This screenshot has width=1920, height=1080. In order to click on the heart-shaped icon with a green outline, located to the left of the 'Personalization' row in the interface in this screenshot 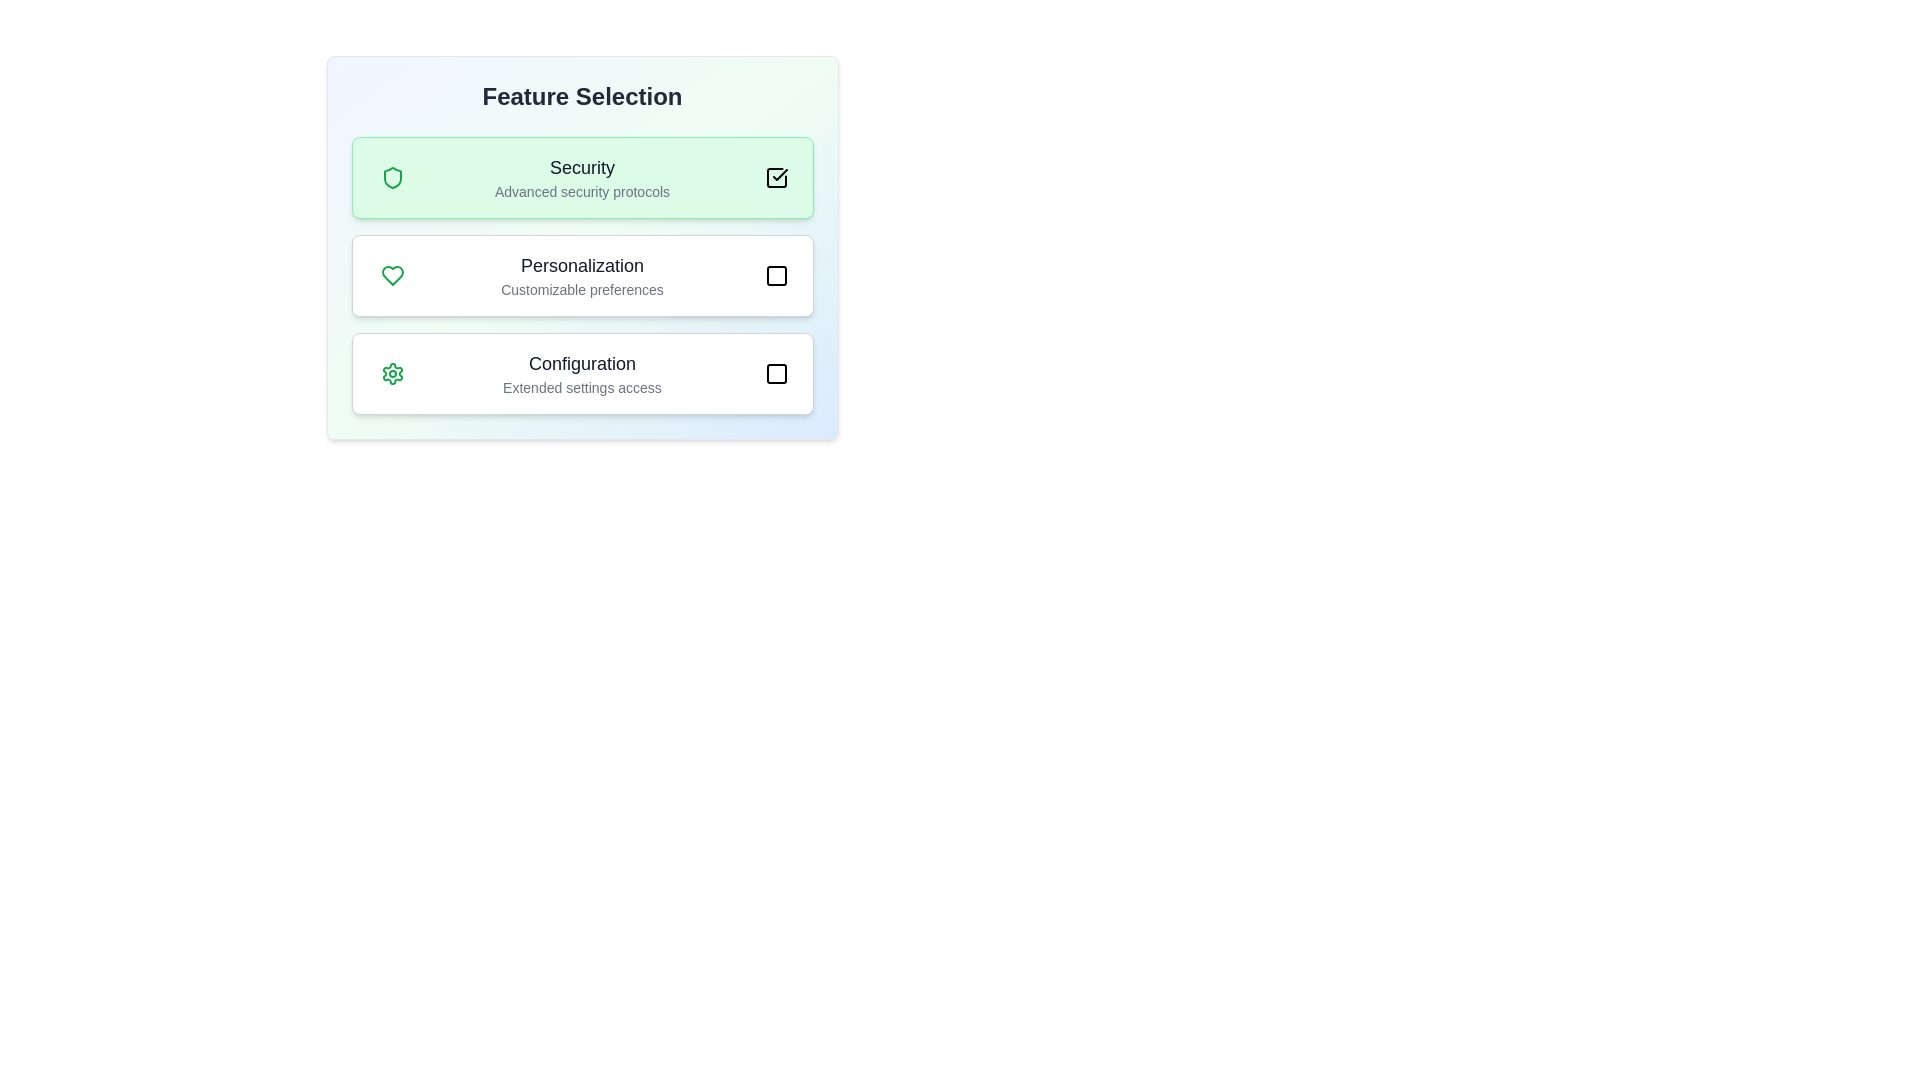, I will do `click(392, 276)`.